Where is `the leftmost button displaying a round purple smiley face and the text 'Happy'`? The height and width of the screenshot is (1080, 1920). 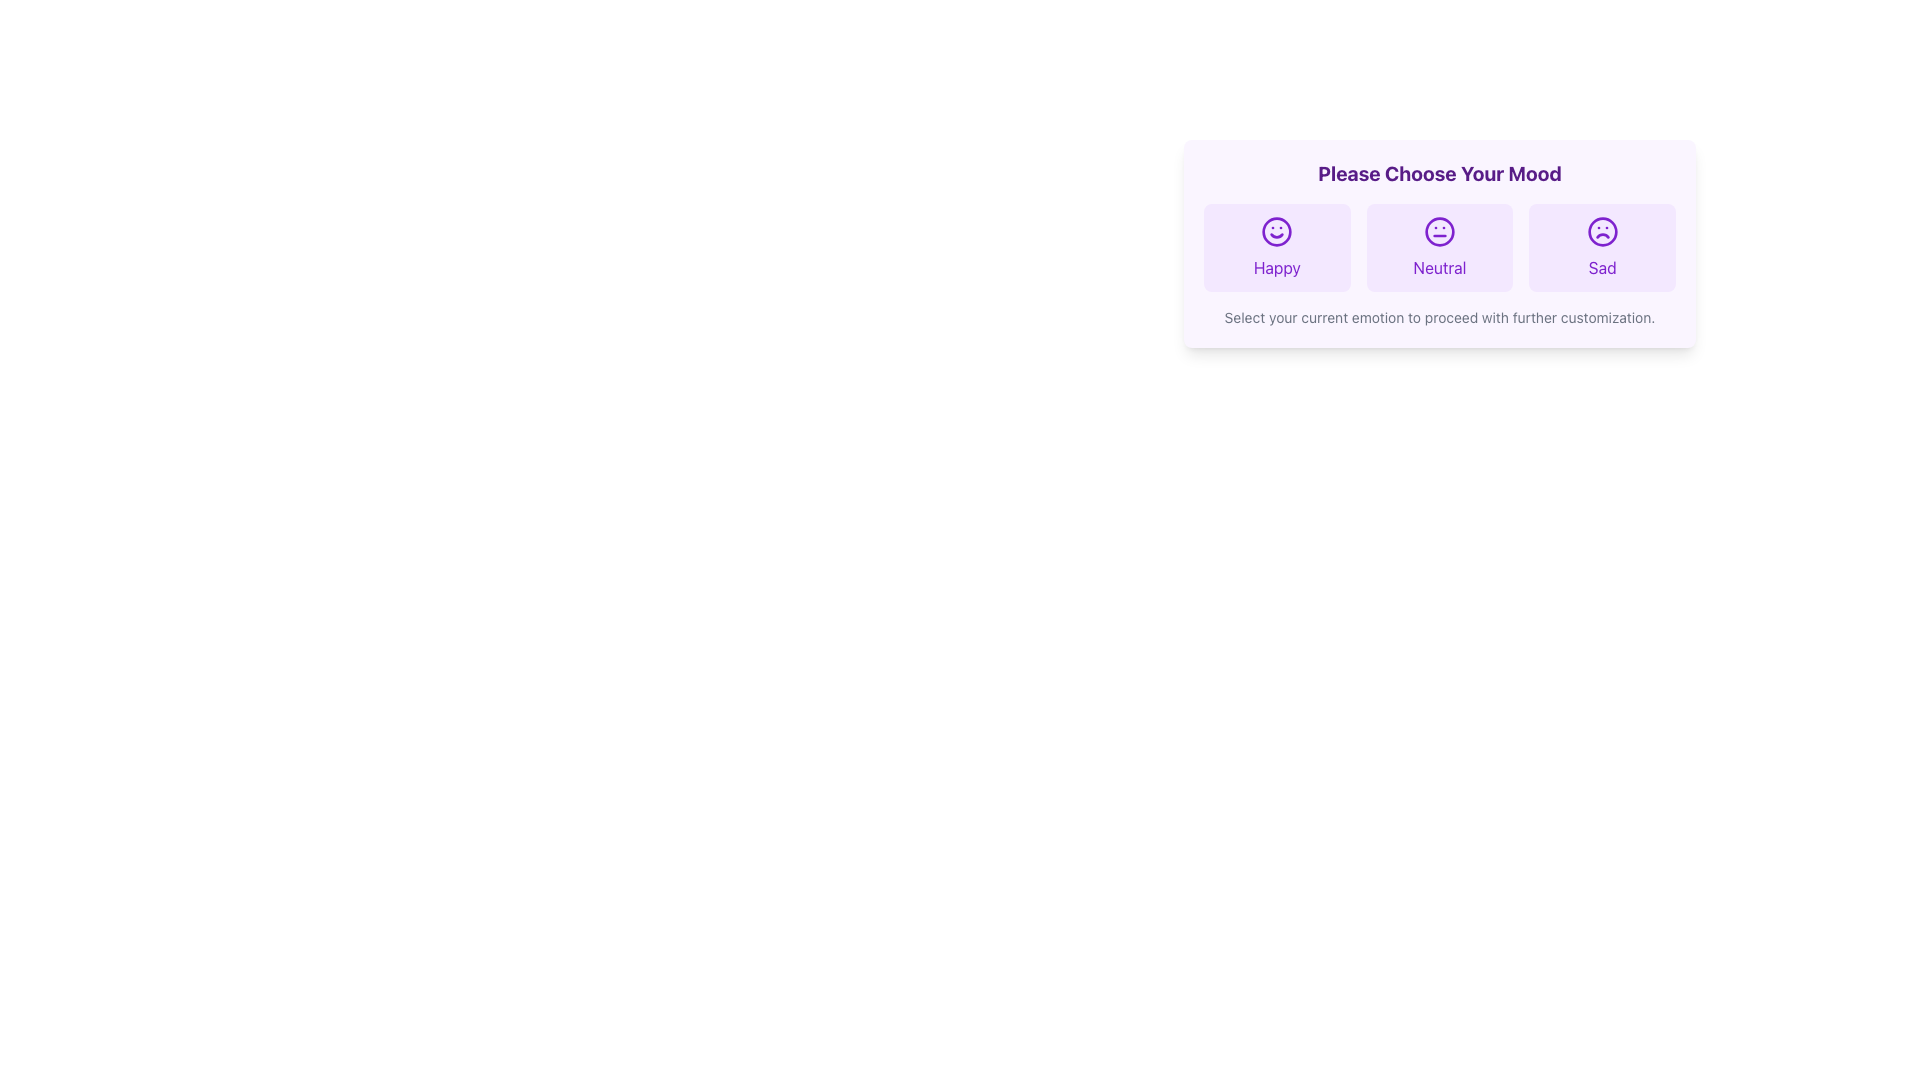 the leftmost button displaying a round purple smiley face and the text 'Happy' is located at coordinates (1275, 246).